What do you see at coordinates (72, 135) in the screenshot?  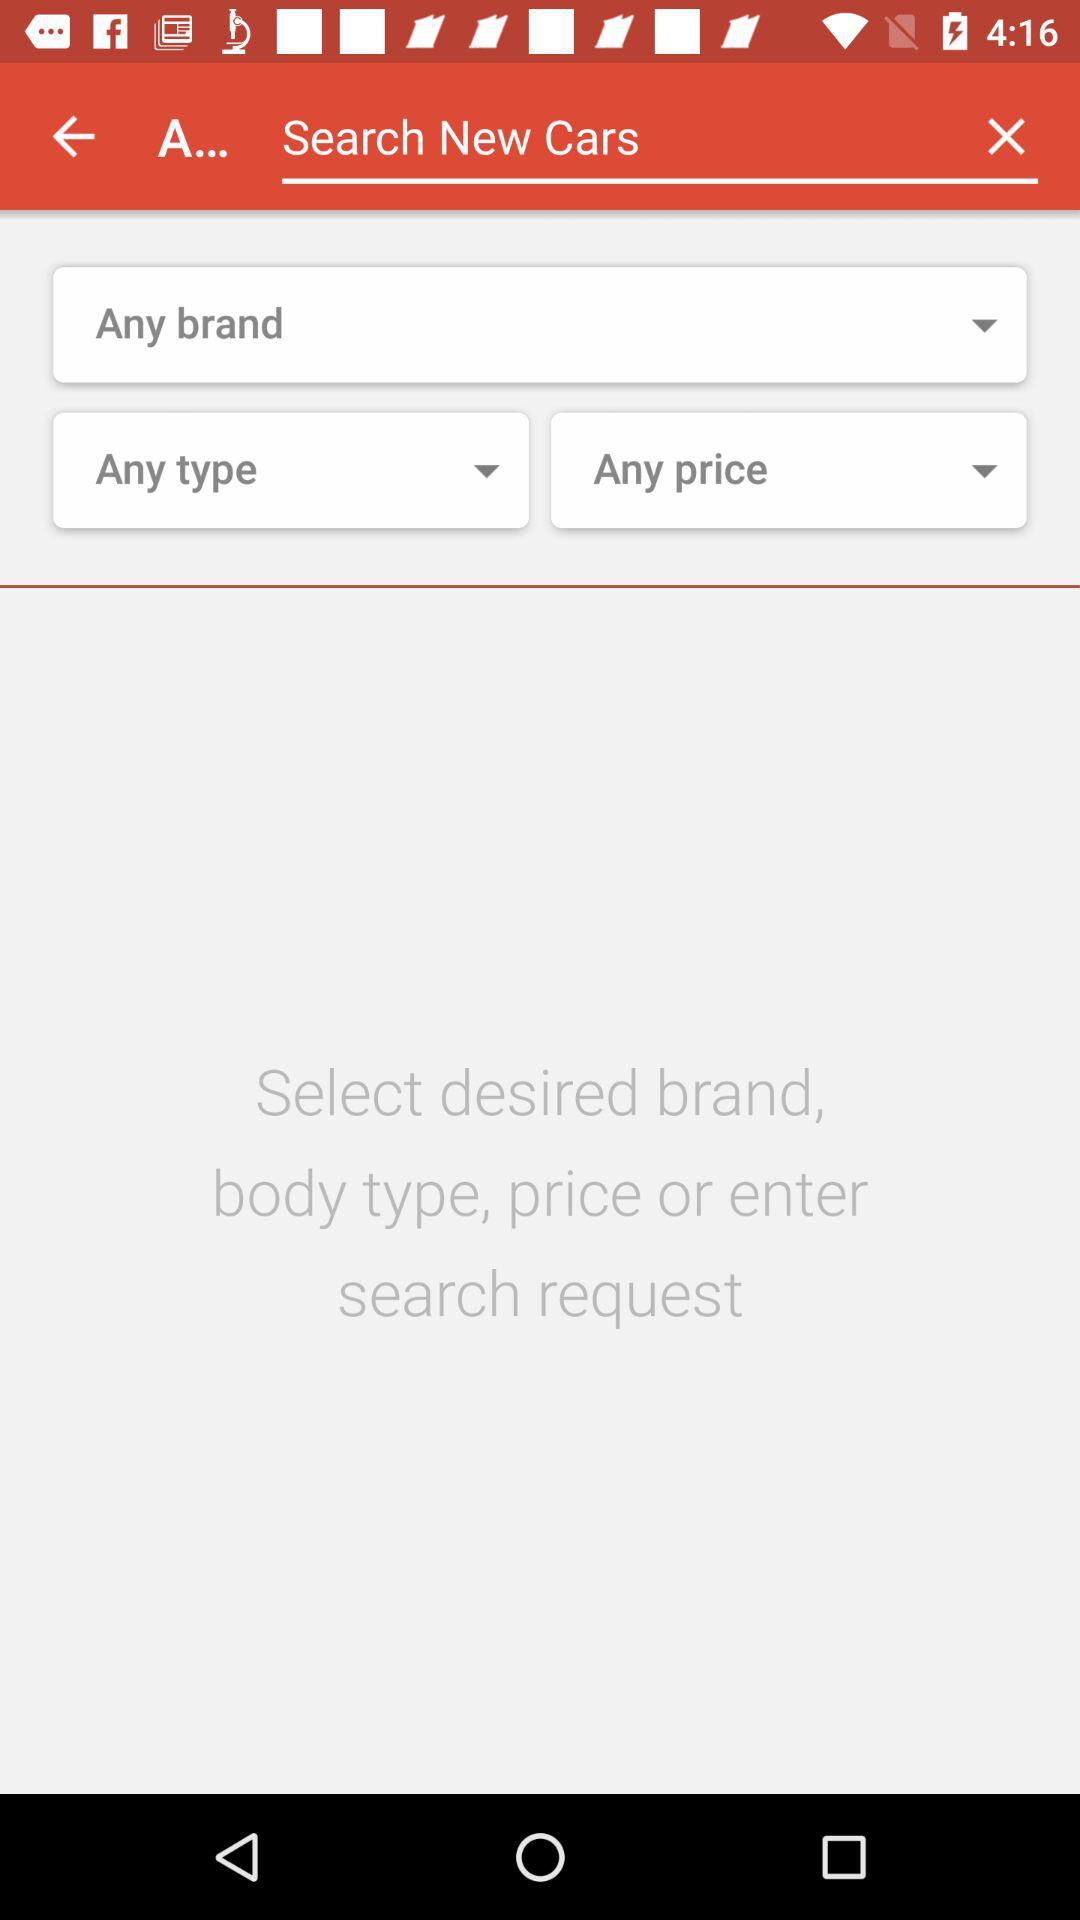 I see `icon next to the autoportal icon` at bounding box center [72, 135].